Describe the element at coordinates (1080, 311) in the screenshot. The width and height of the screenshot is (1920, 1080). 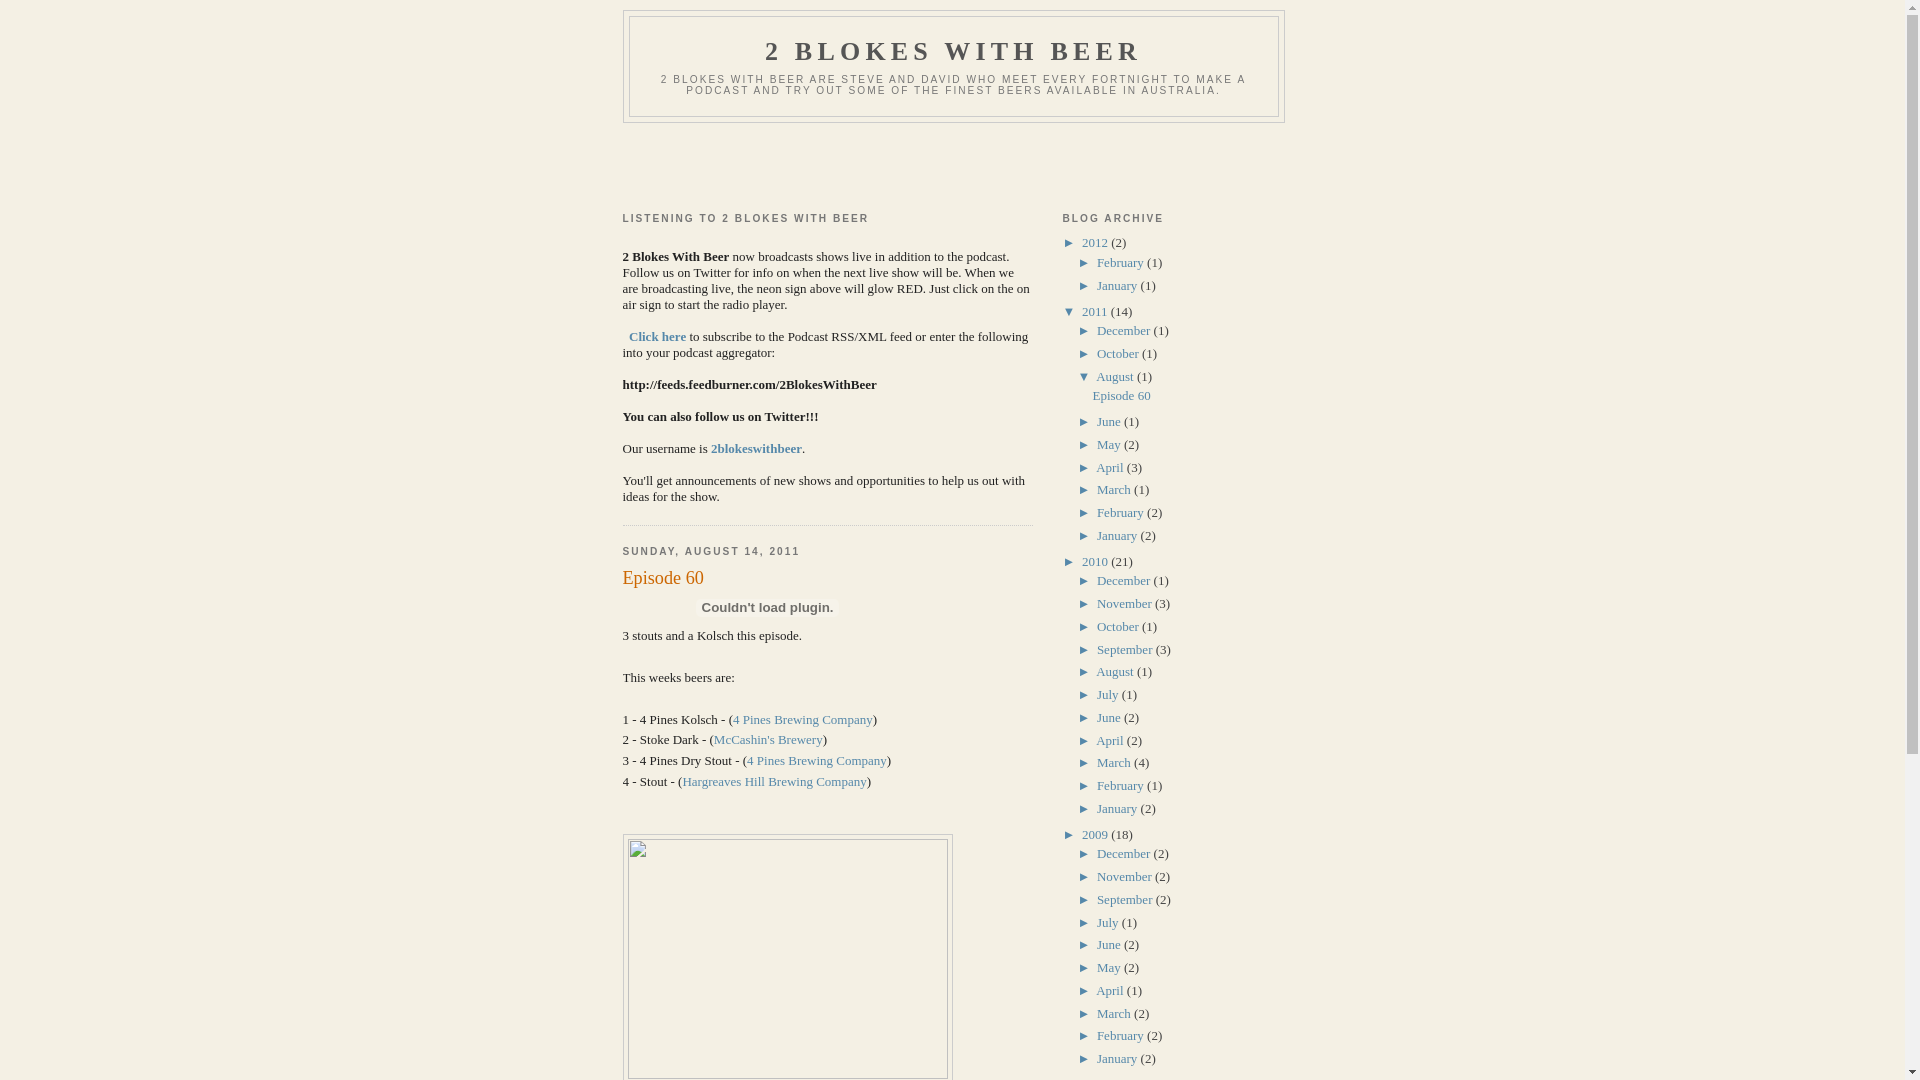
I see `'2011'` at that location.